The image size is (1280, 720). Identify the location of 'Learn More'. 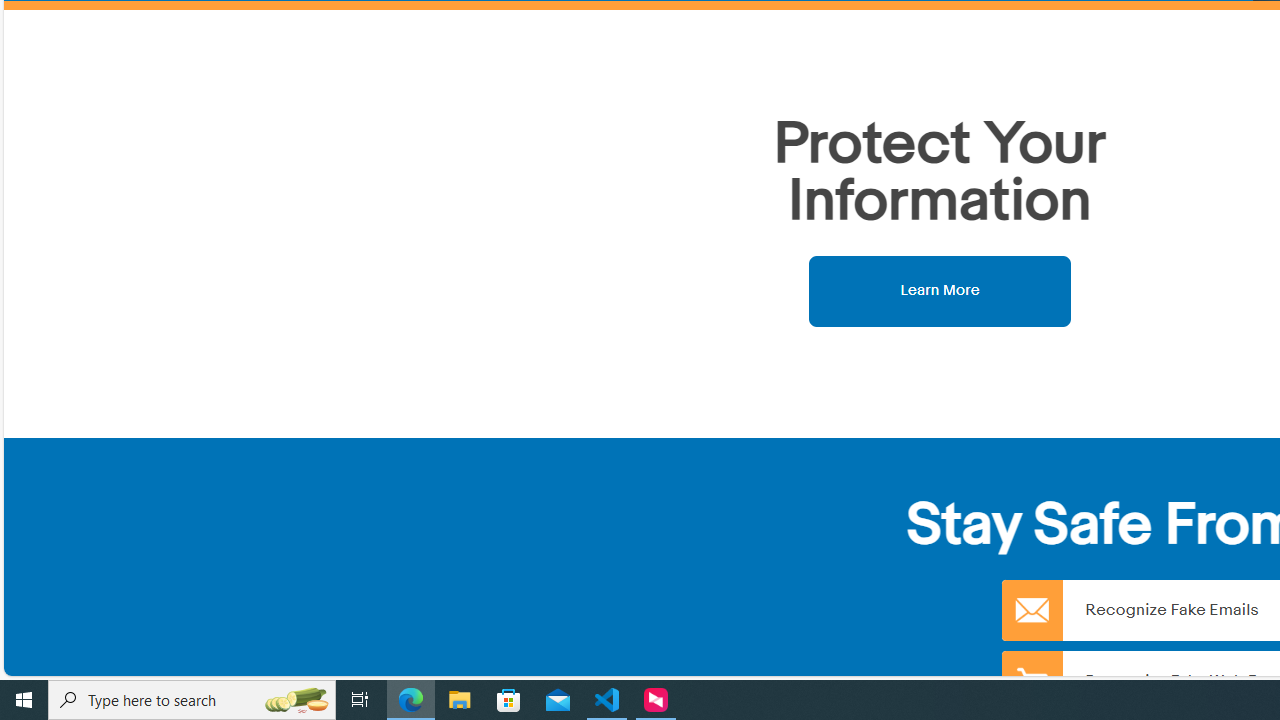
(939, 290).